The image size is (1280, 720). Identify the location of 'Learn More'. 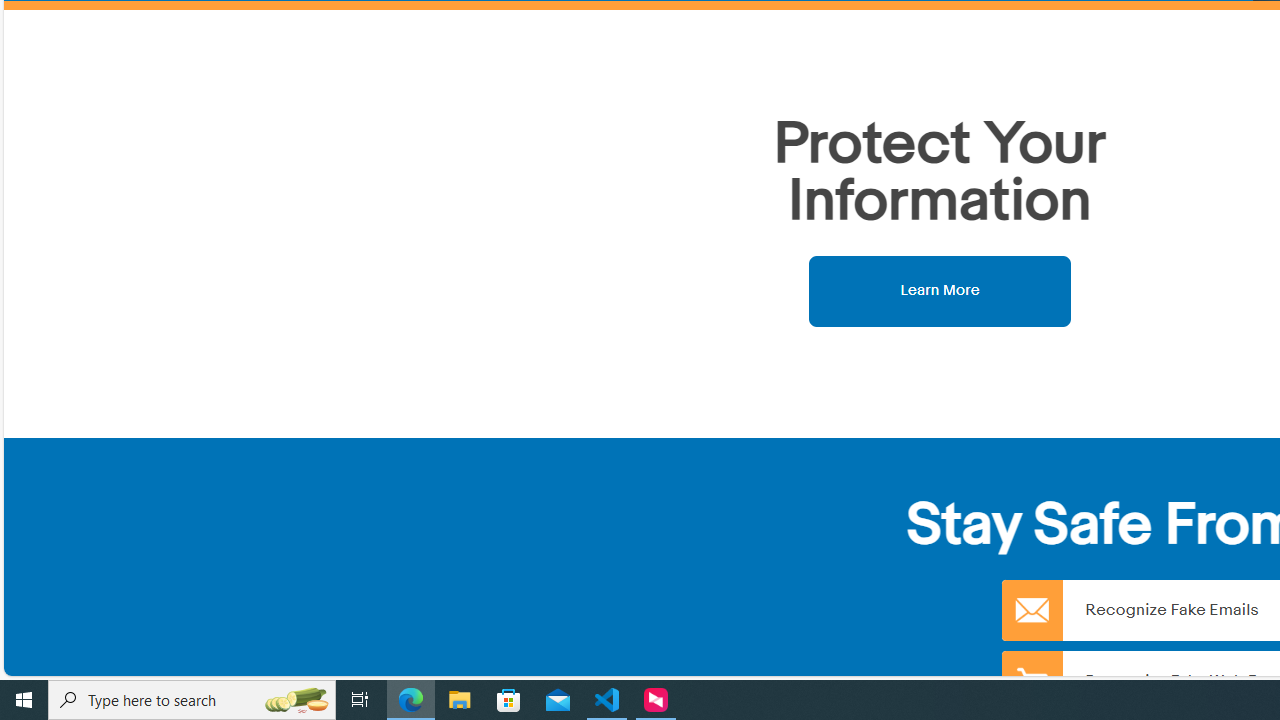
(939, 290).